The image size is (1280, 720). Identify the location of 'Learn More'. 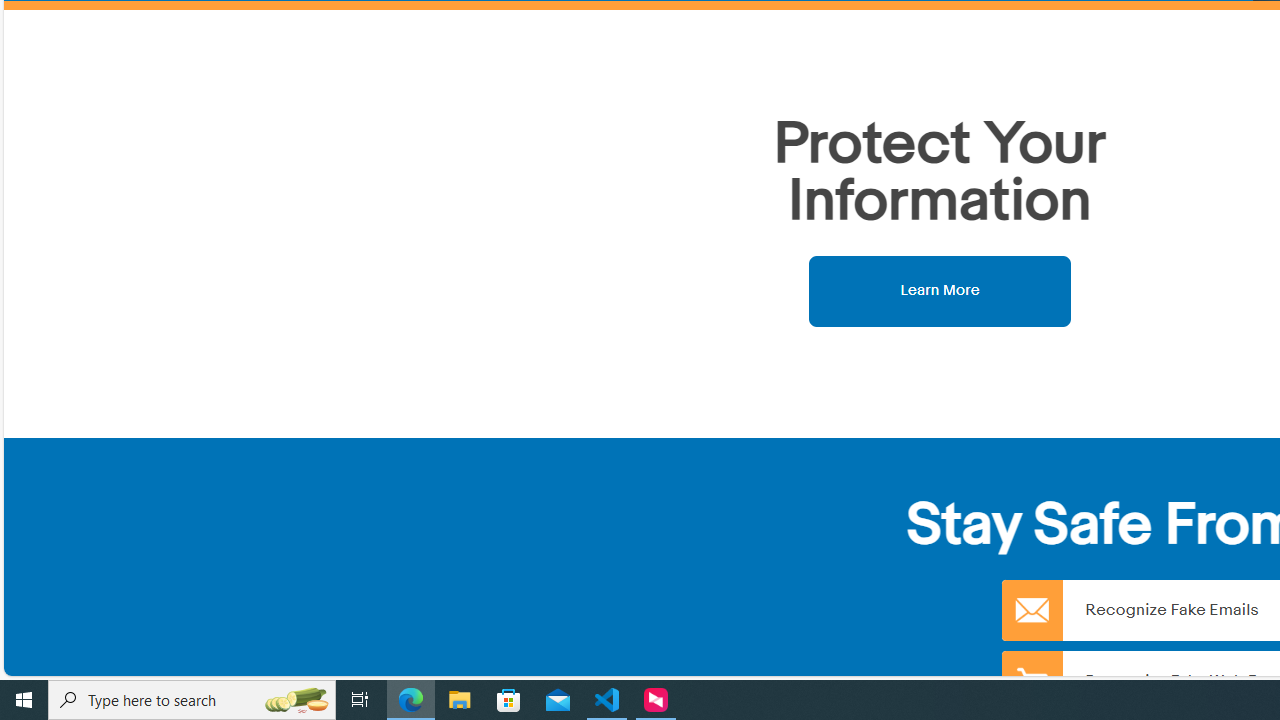
(939, 290).